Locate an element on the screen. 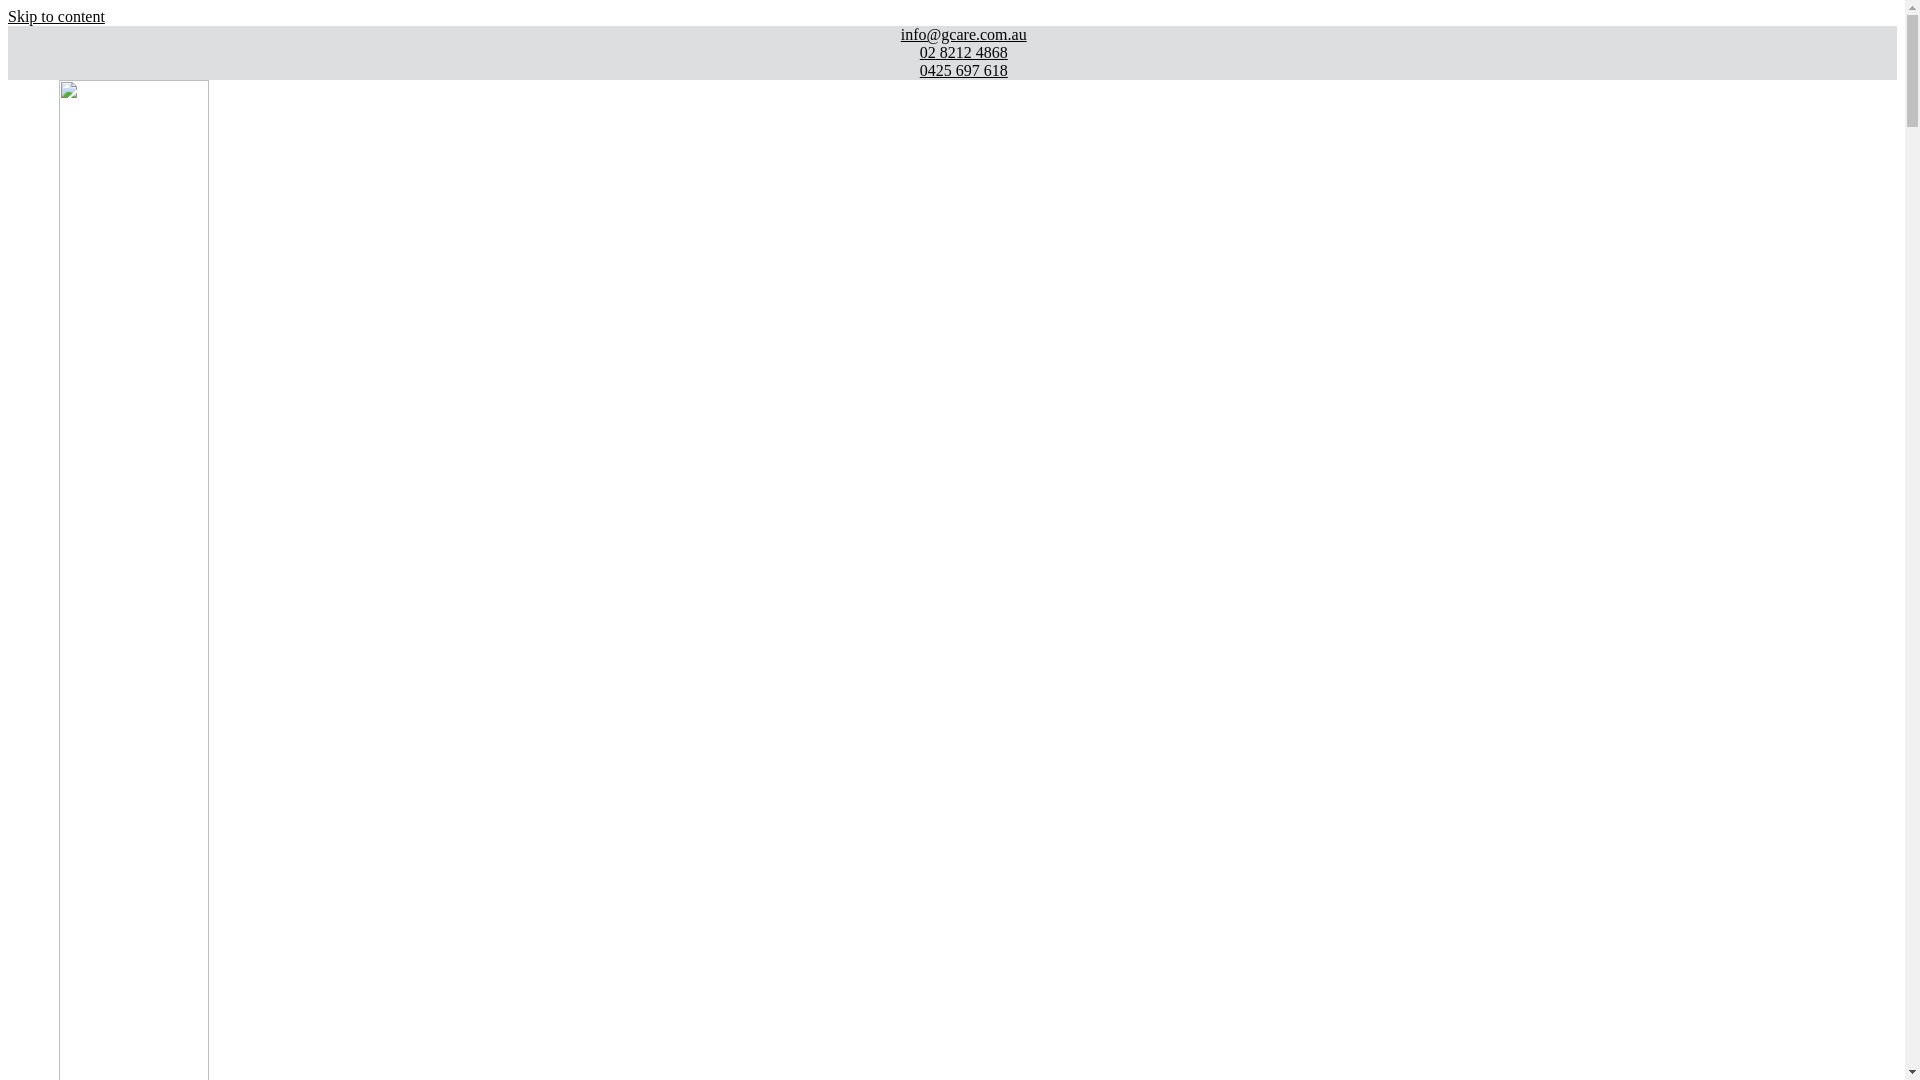  'Skip to content' is located at coordinates (8, 16).